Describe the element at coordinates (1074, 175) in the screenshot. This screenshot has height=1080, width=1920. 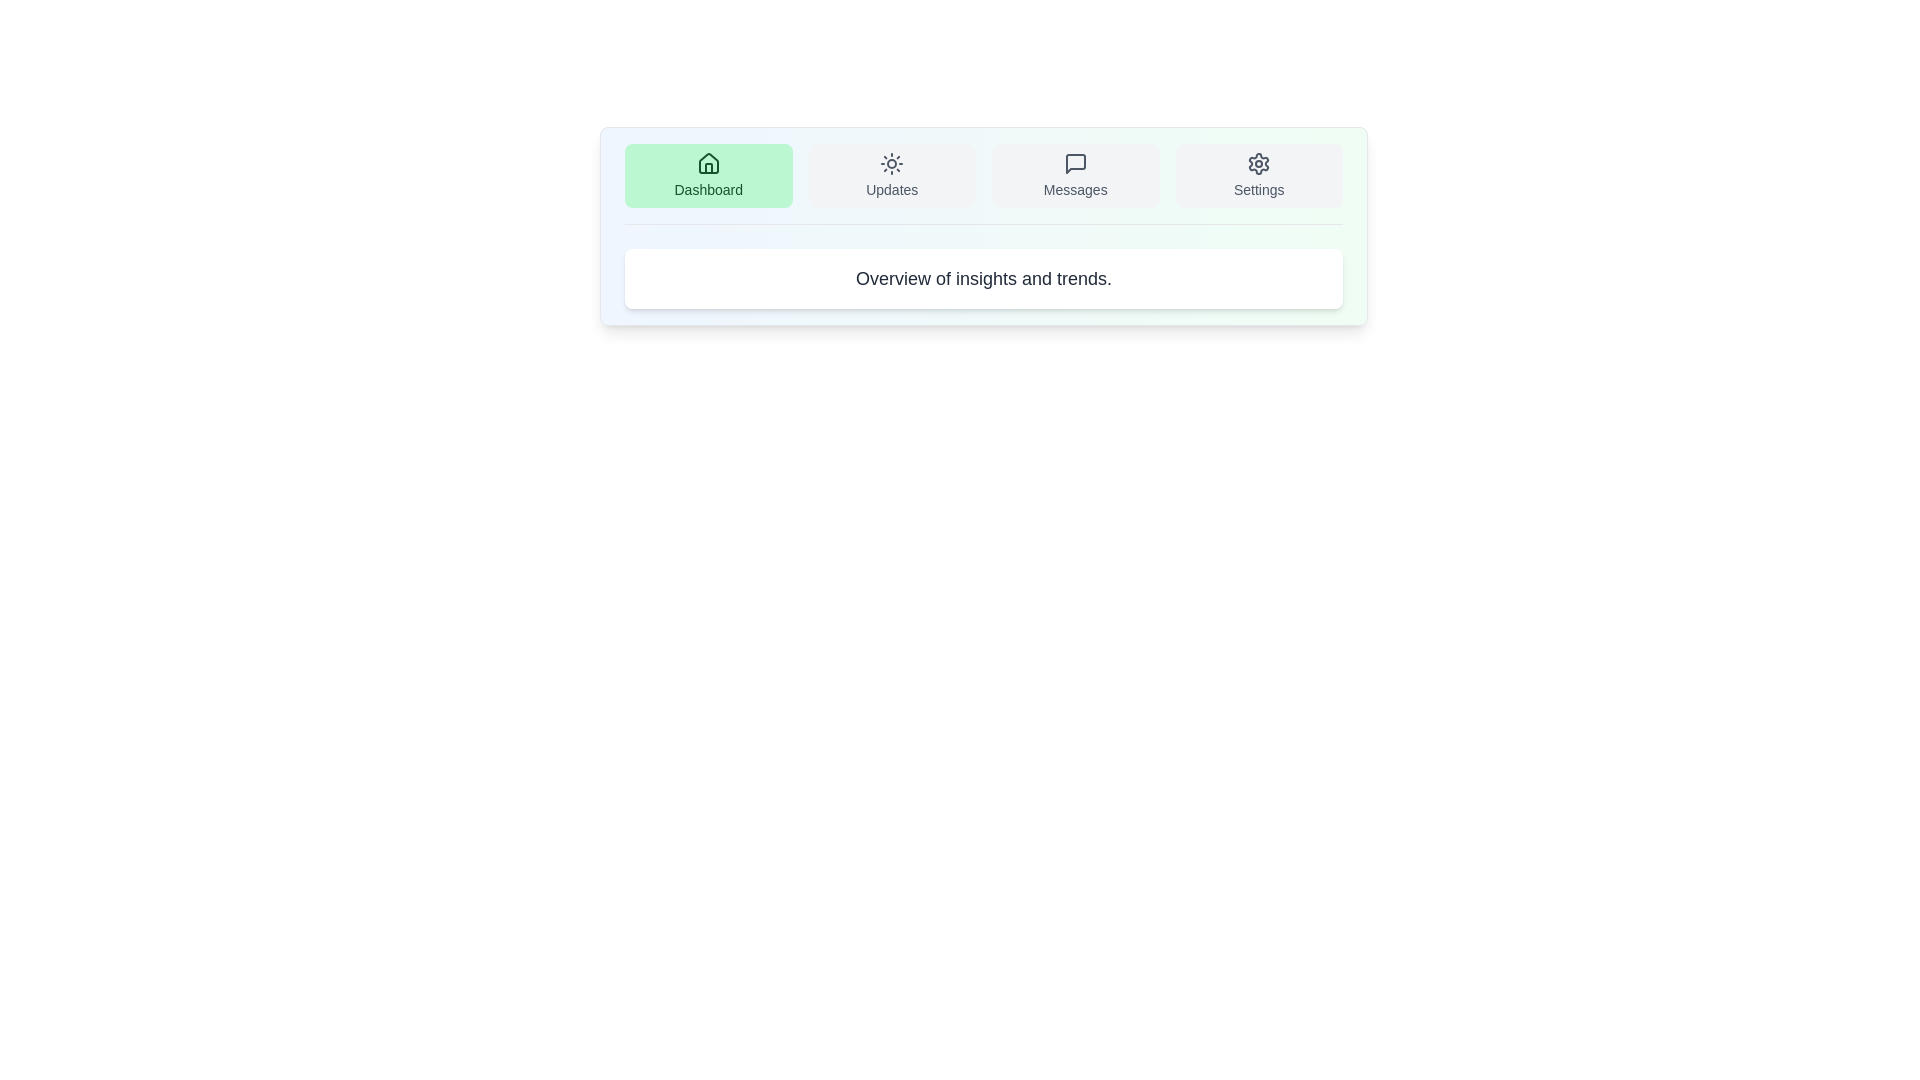
I see `the tab labeled Messages to observe the hover effect` at that location.